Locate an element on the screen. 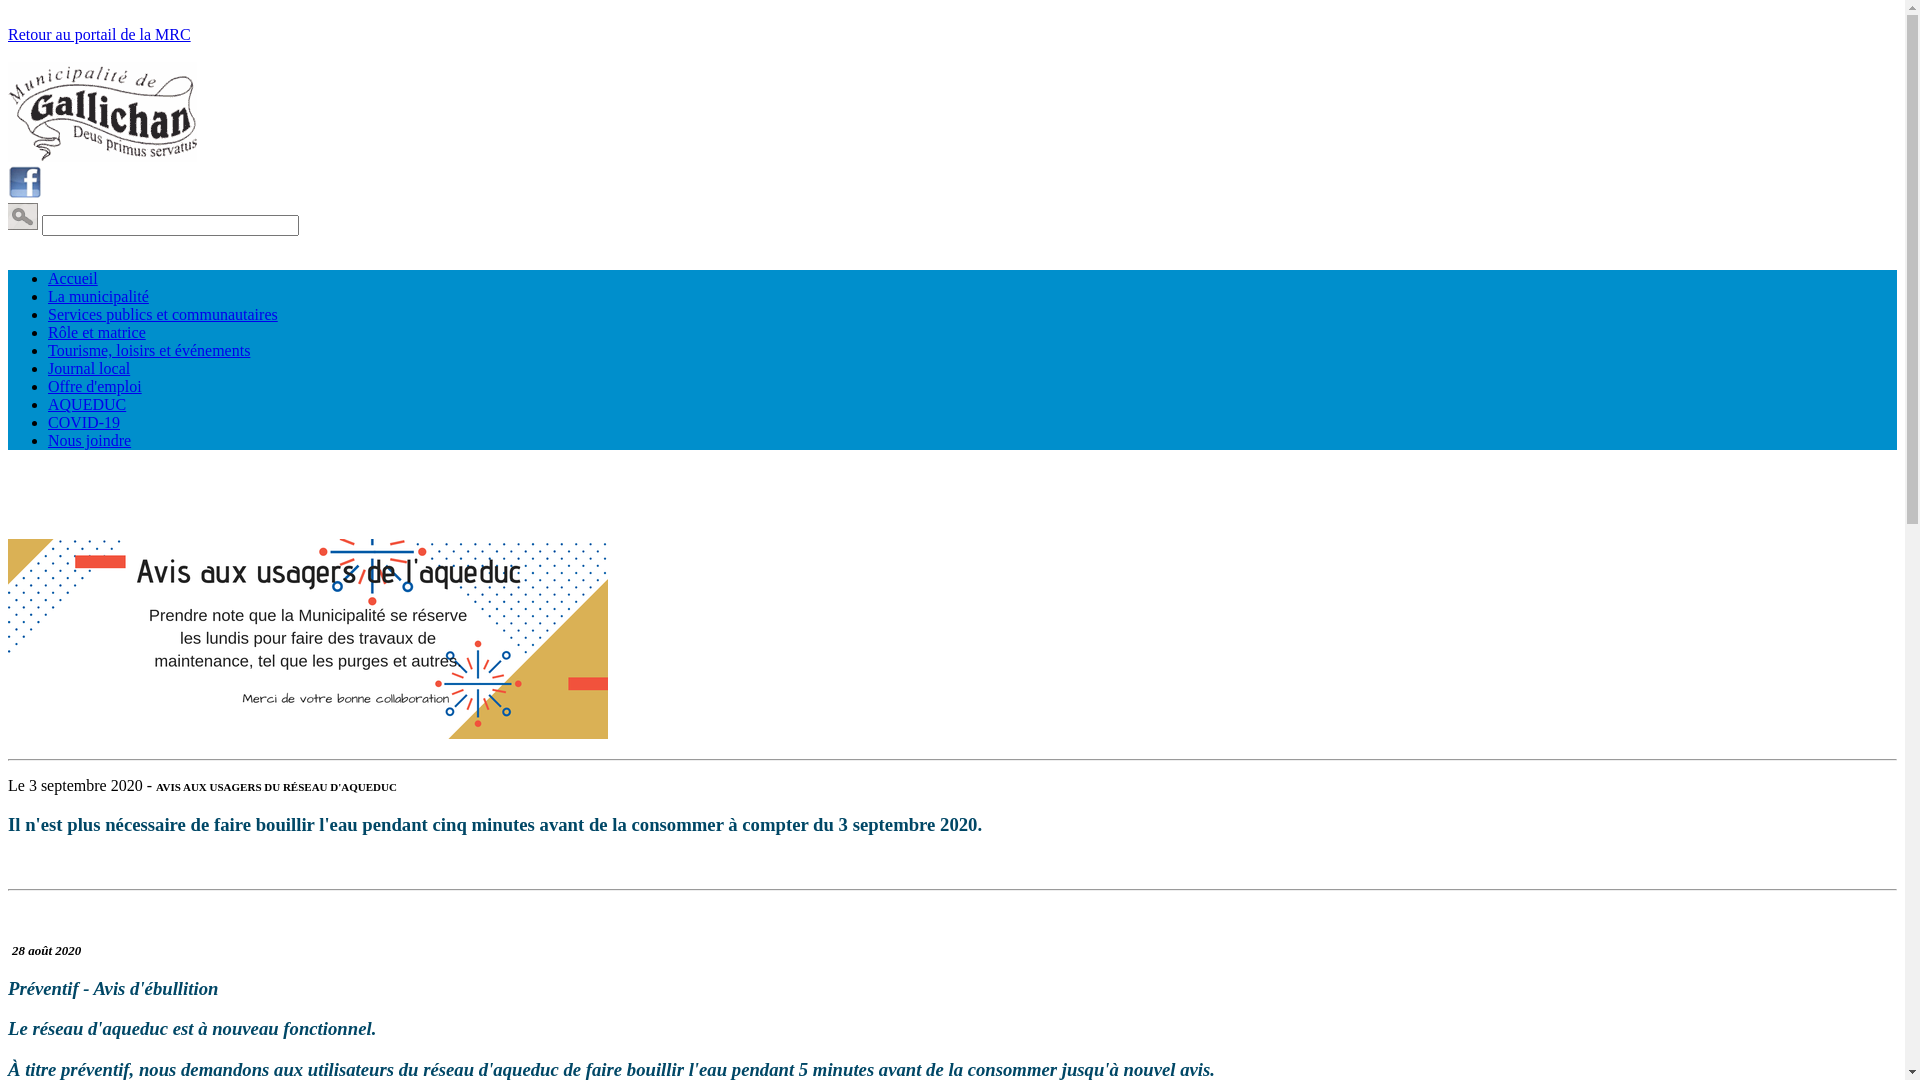 This screenshot has height=1080, width=1920. 'AQUEDUC' is located at coordinates (48, 404).